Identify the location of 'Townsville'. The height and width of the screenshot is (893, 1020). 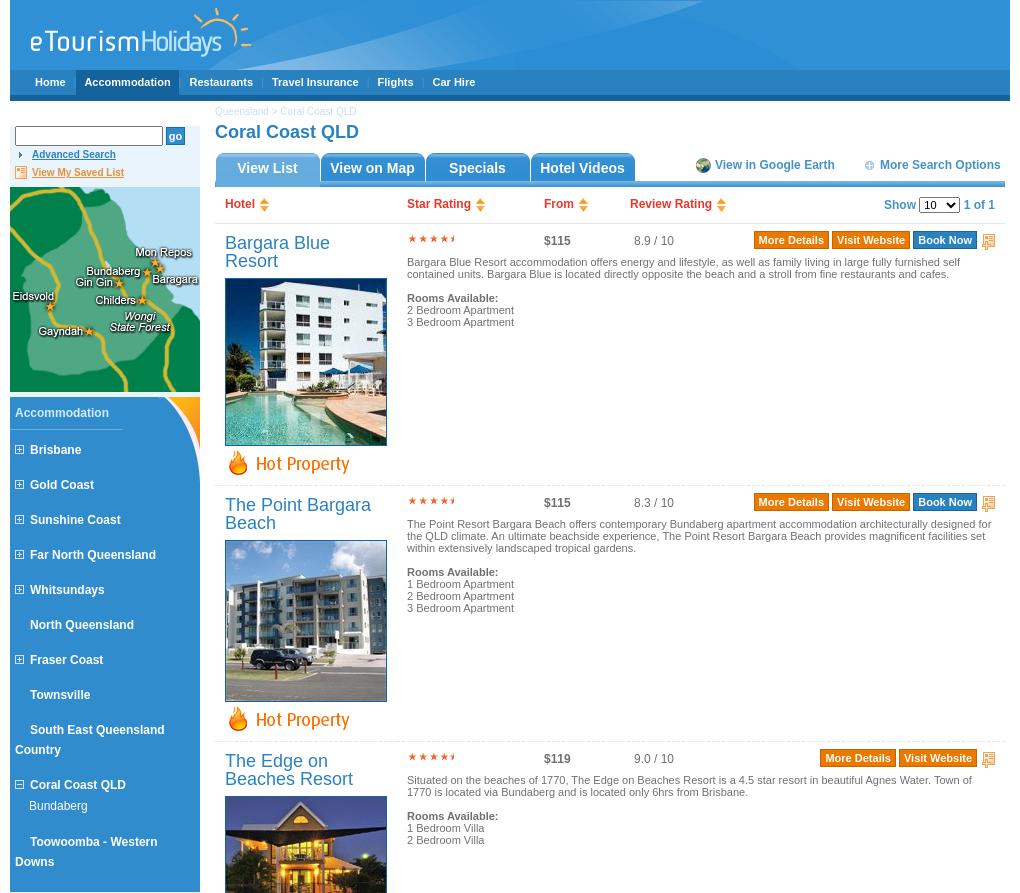
(59, 695).